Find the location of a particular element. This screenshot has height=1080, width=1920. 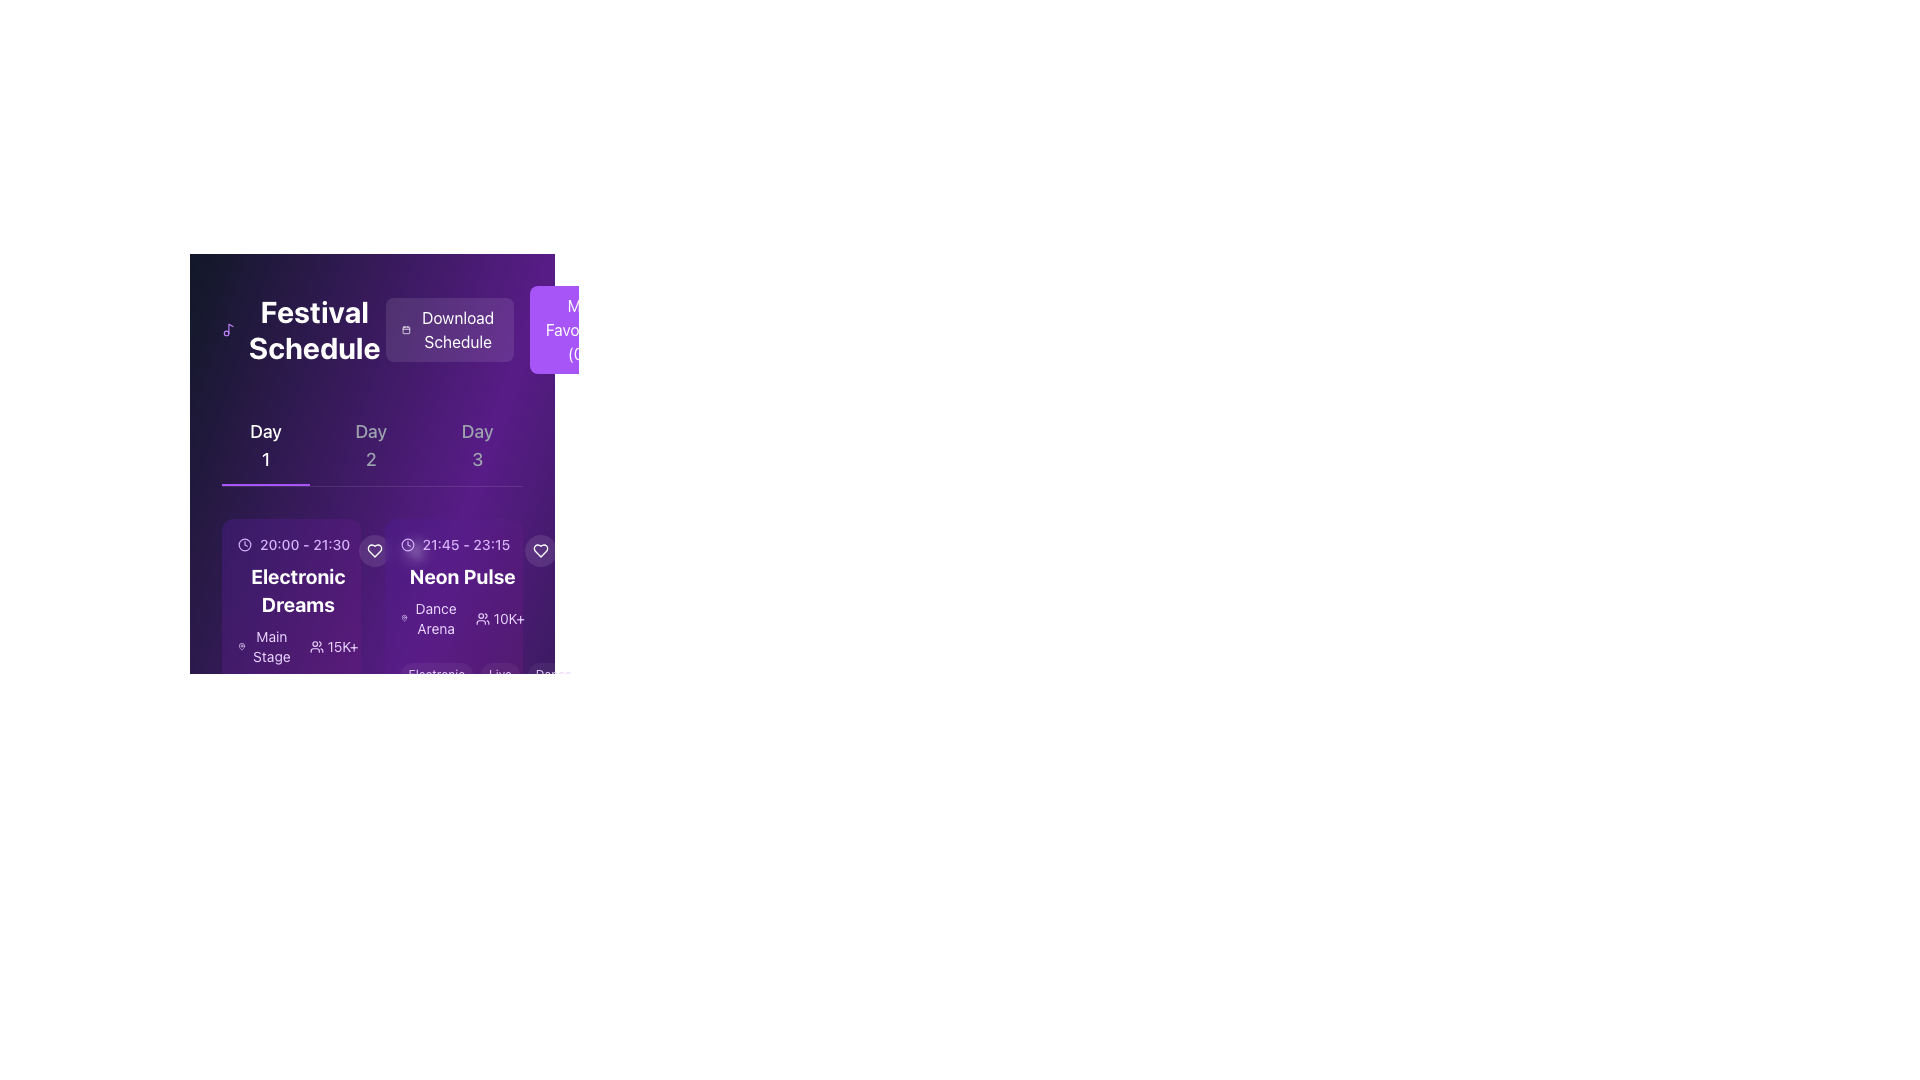

the small circular button with a heart icon located in the upper-right corner of the 'Neon Pulse' card is located at coordinates (540, 551).